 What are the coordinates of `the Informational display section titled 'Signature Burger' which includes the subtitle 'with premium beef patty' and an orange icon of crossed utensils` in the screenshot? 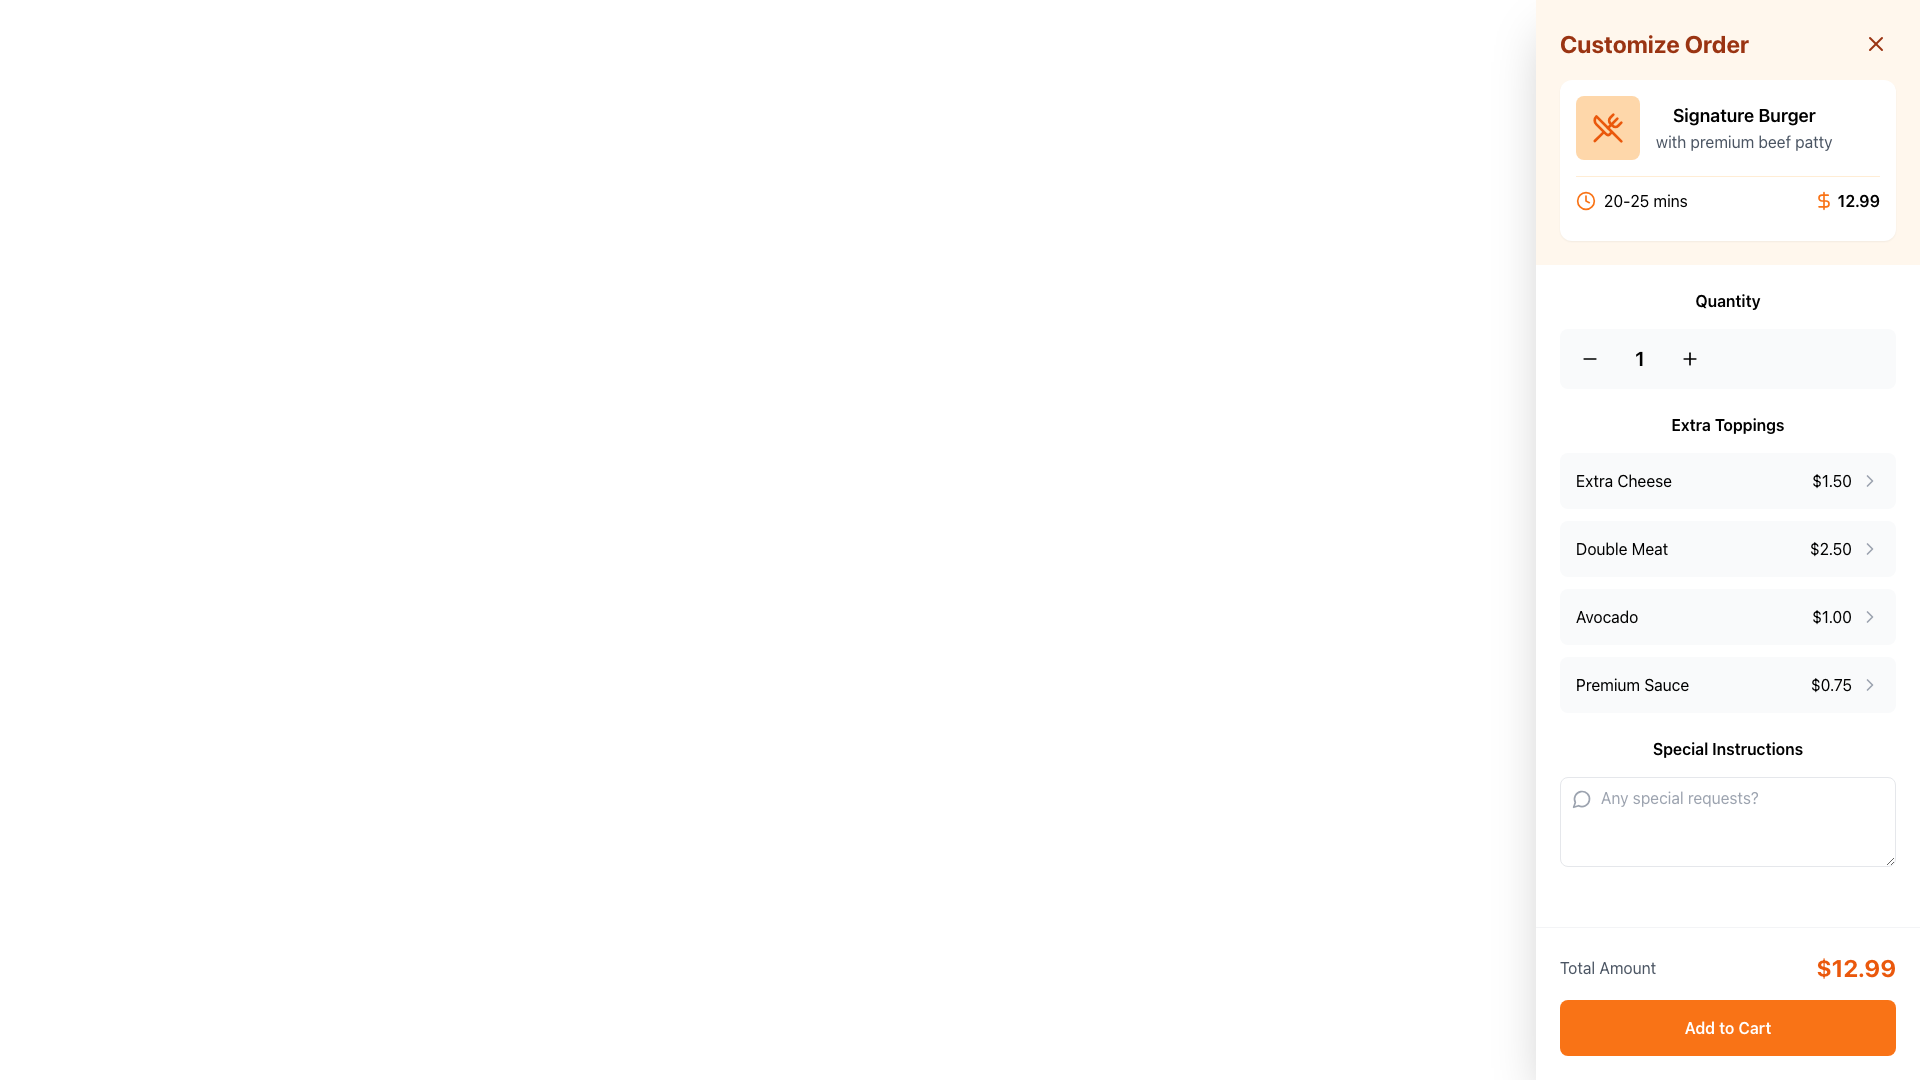 It's located at (1727, 127).